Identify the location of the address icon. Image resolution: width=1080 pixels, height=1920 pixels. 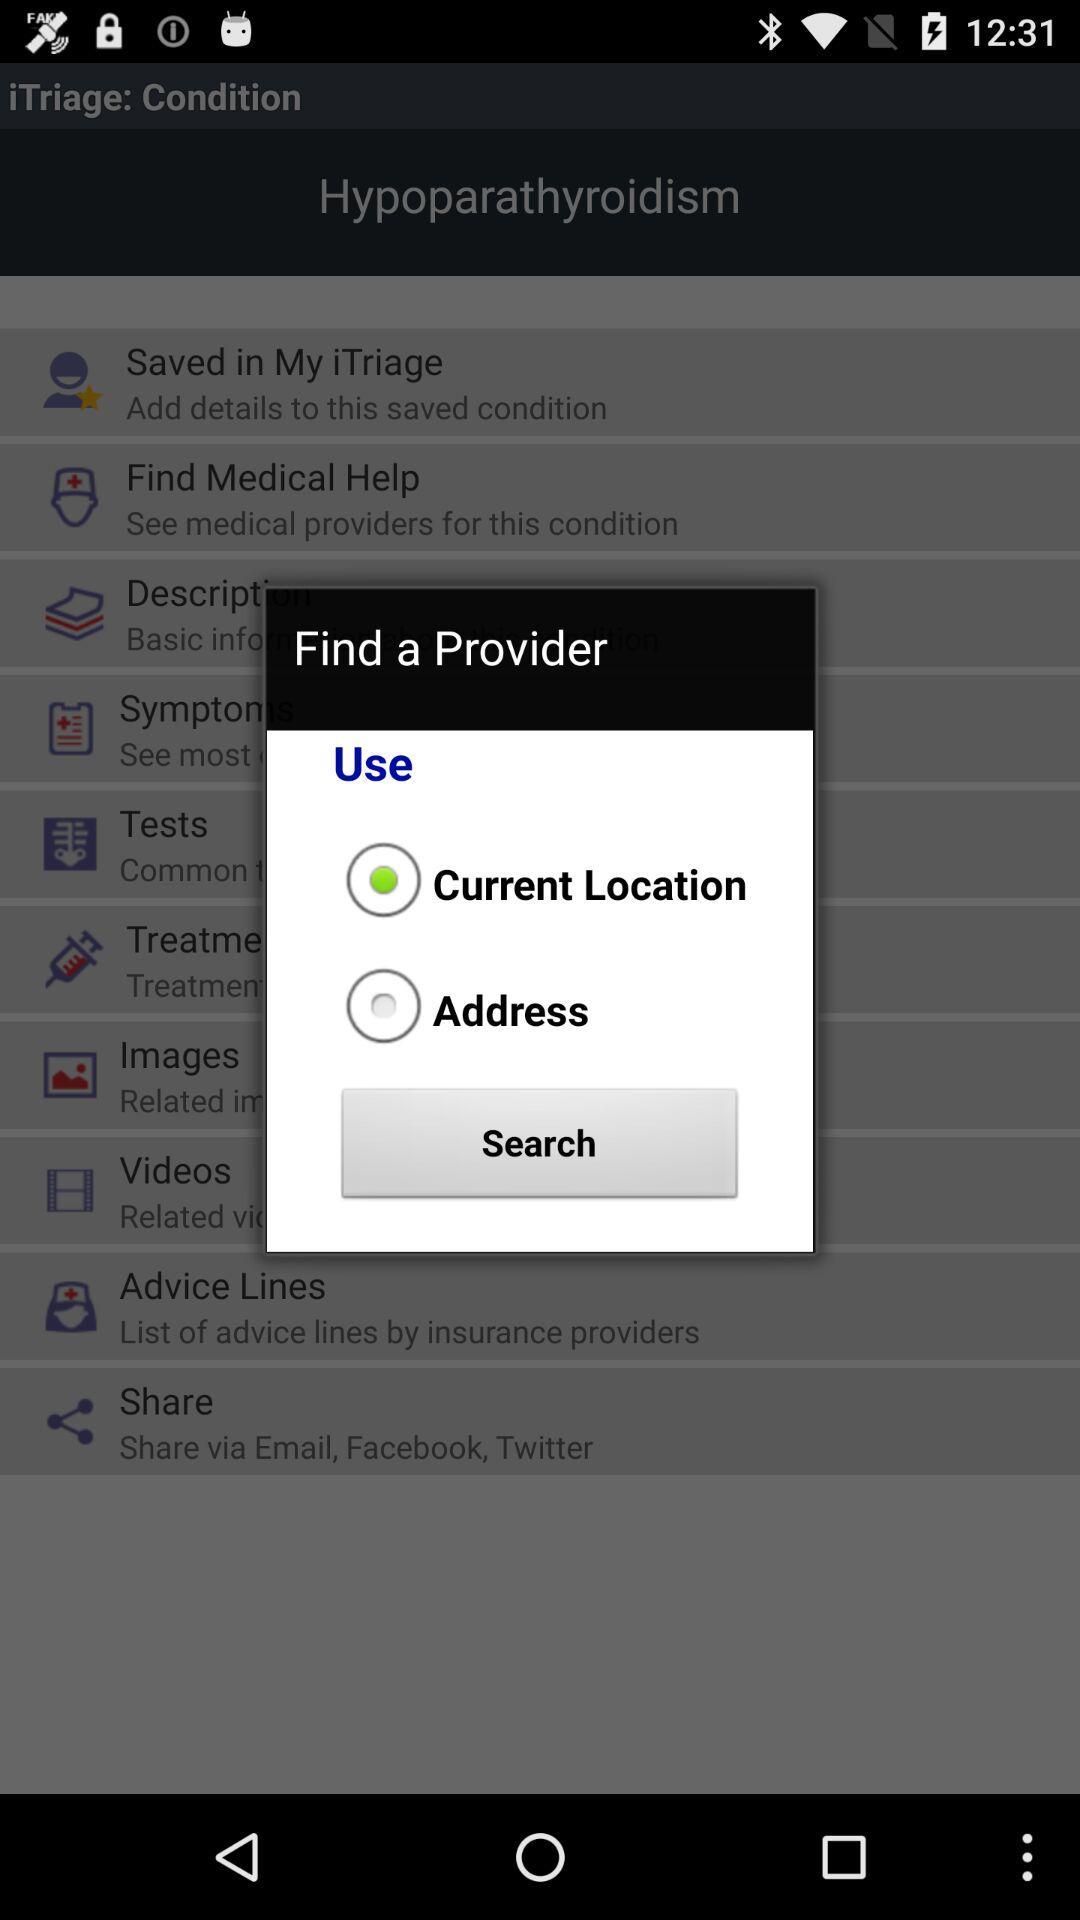
(461, 1009).